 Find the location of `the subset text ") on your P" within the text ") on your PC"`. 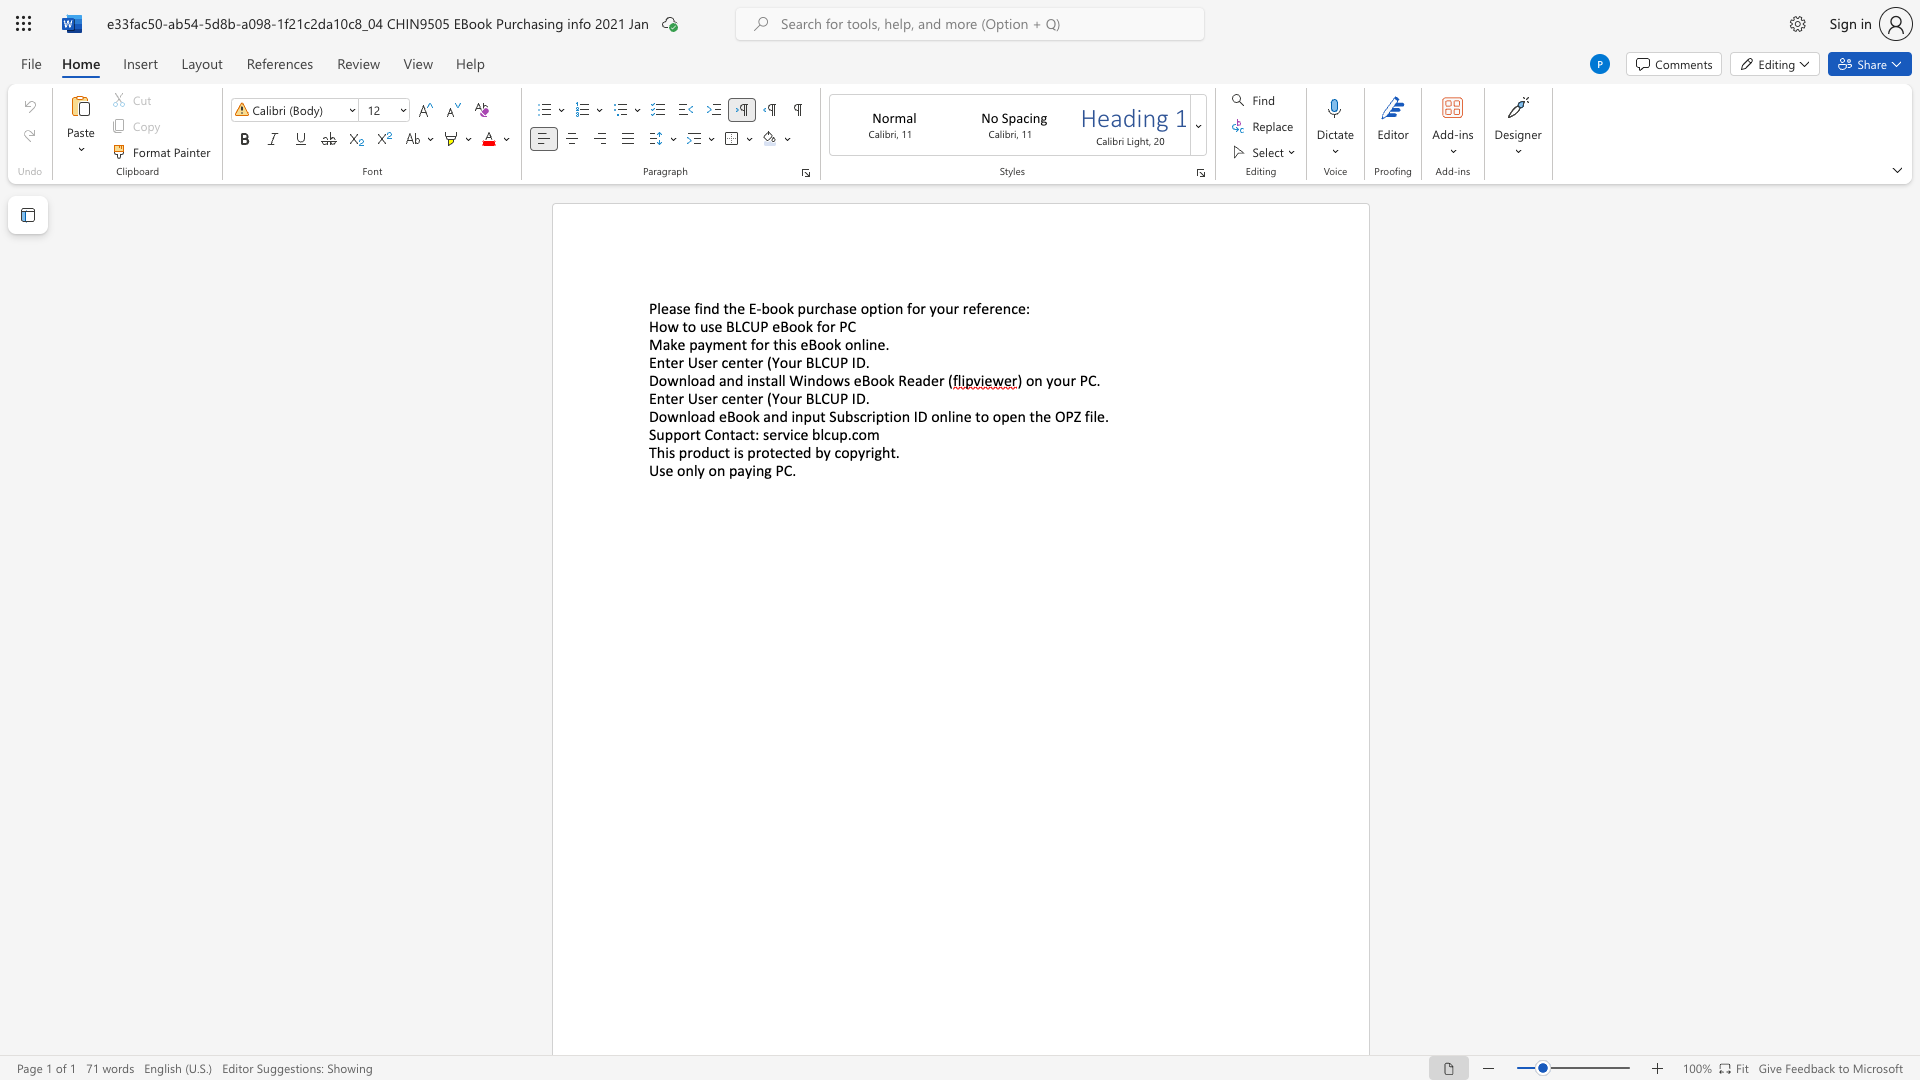

the subset text ") on your P" within the text ") on your PC" is located at coordinates (1017, 380).